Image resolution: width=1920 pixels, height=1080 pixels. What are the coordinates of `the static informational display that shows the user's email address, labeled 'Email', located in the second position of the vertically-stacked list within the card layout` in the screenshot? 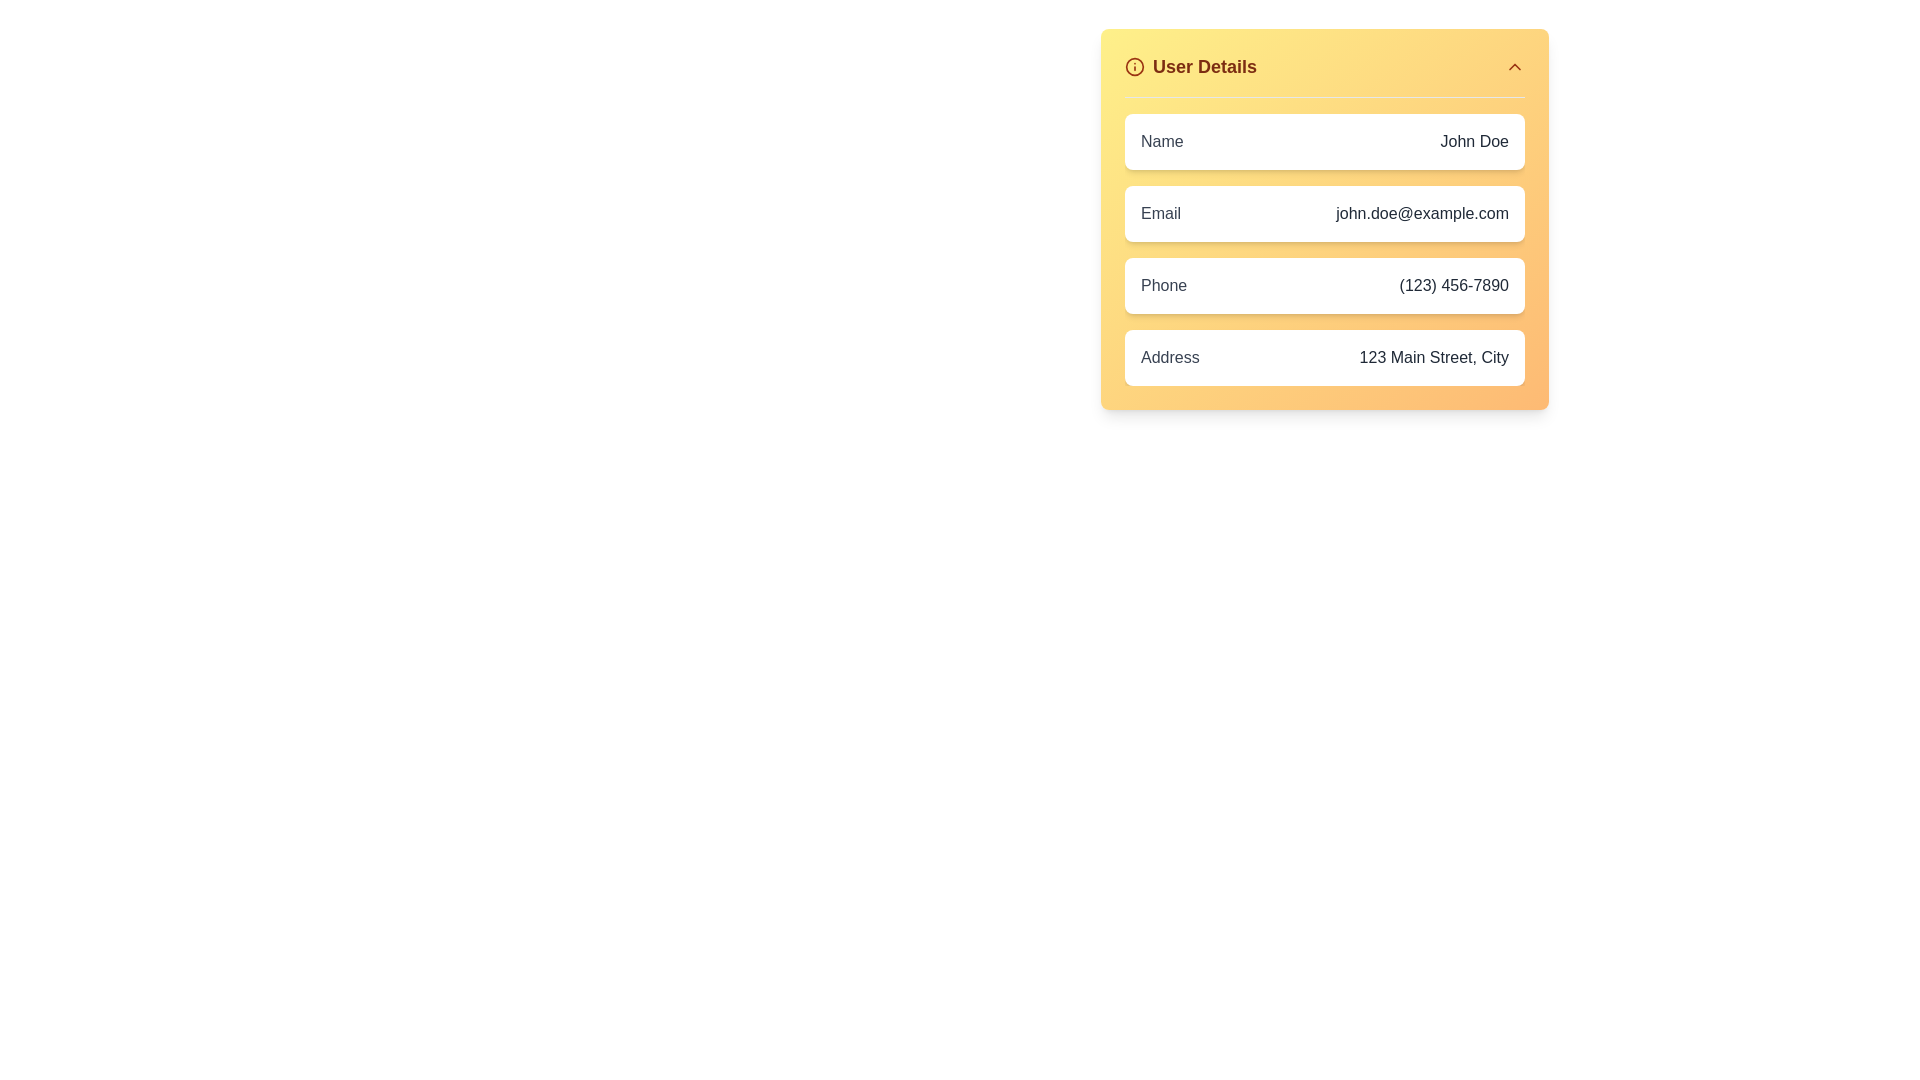 It's located at (1324, 213).